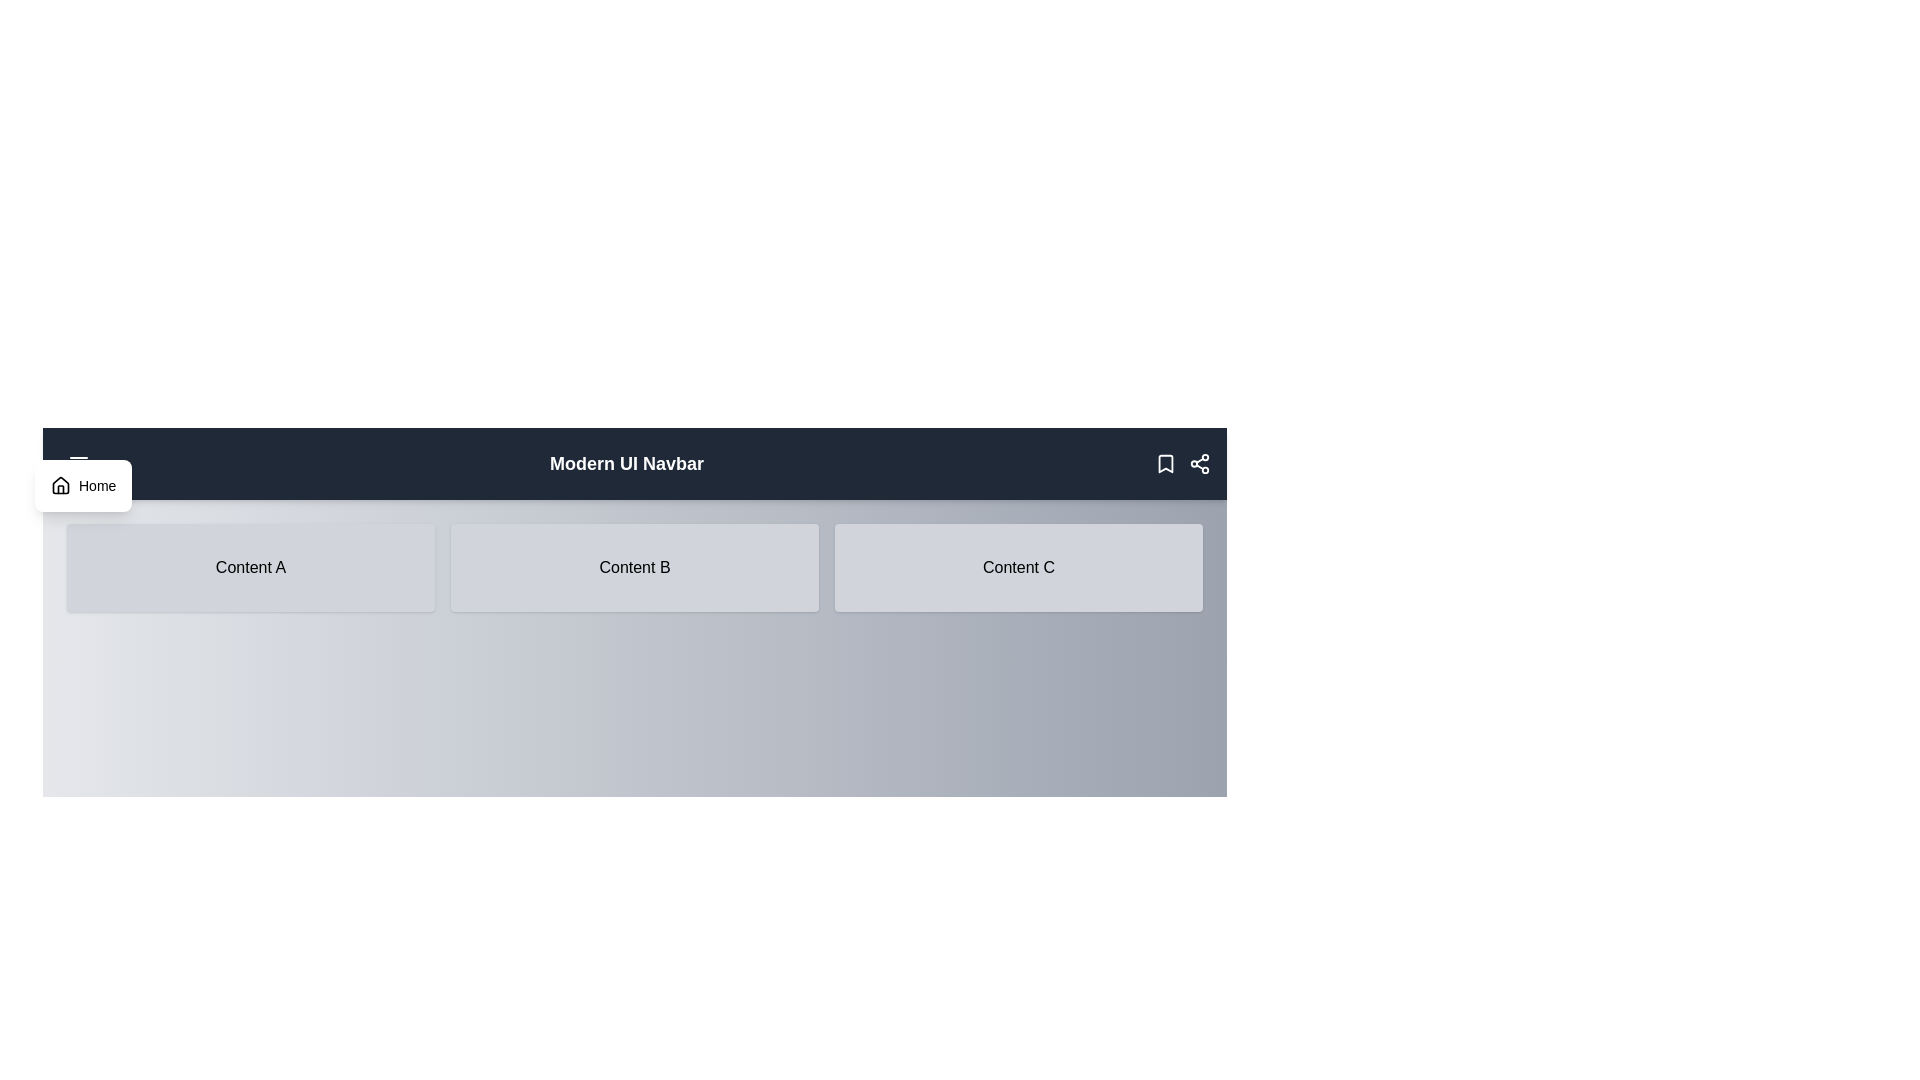  Describe the element at coordinates (1018, 567) in the screenshot. I see `the 'Content C' box` at that location.